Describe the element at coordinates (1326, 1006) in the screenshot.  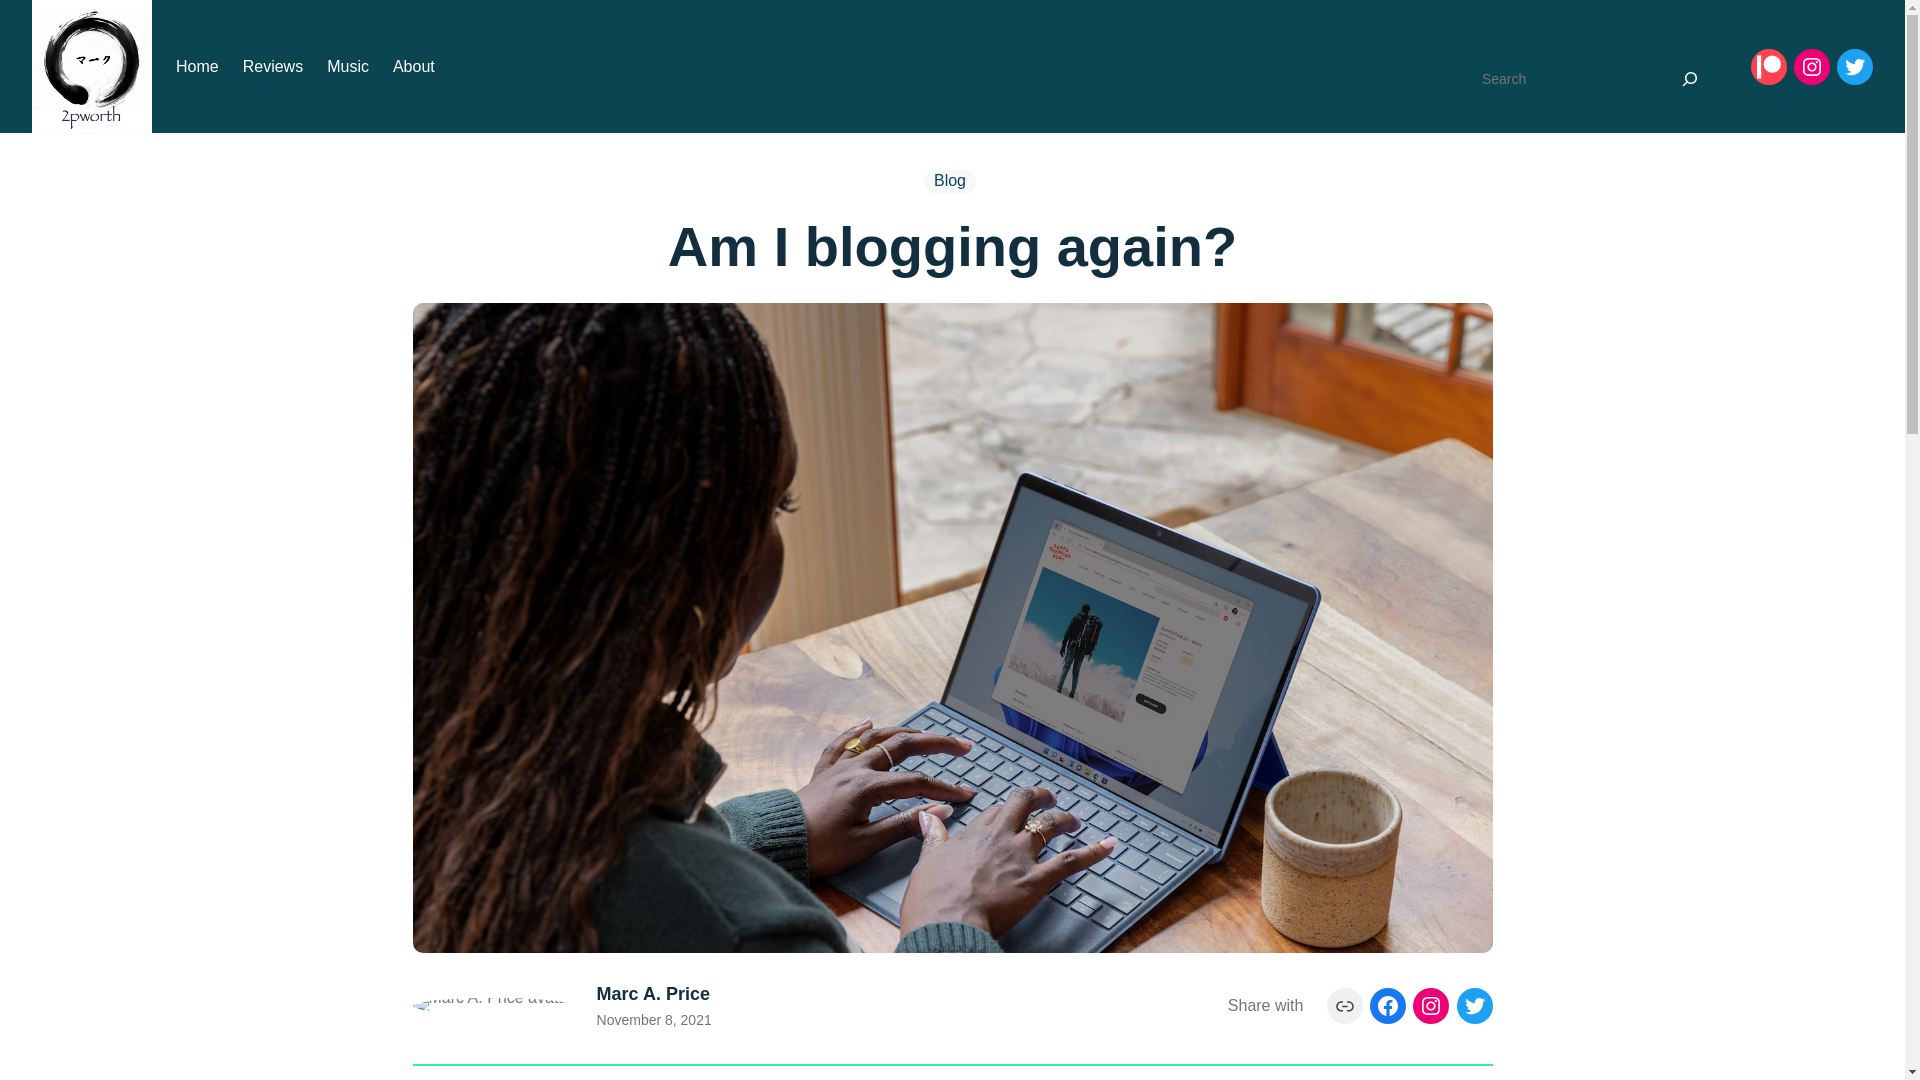
I see `'Link'` at that location.